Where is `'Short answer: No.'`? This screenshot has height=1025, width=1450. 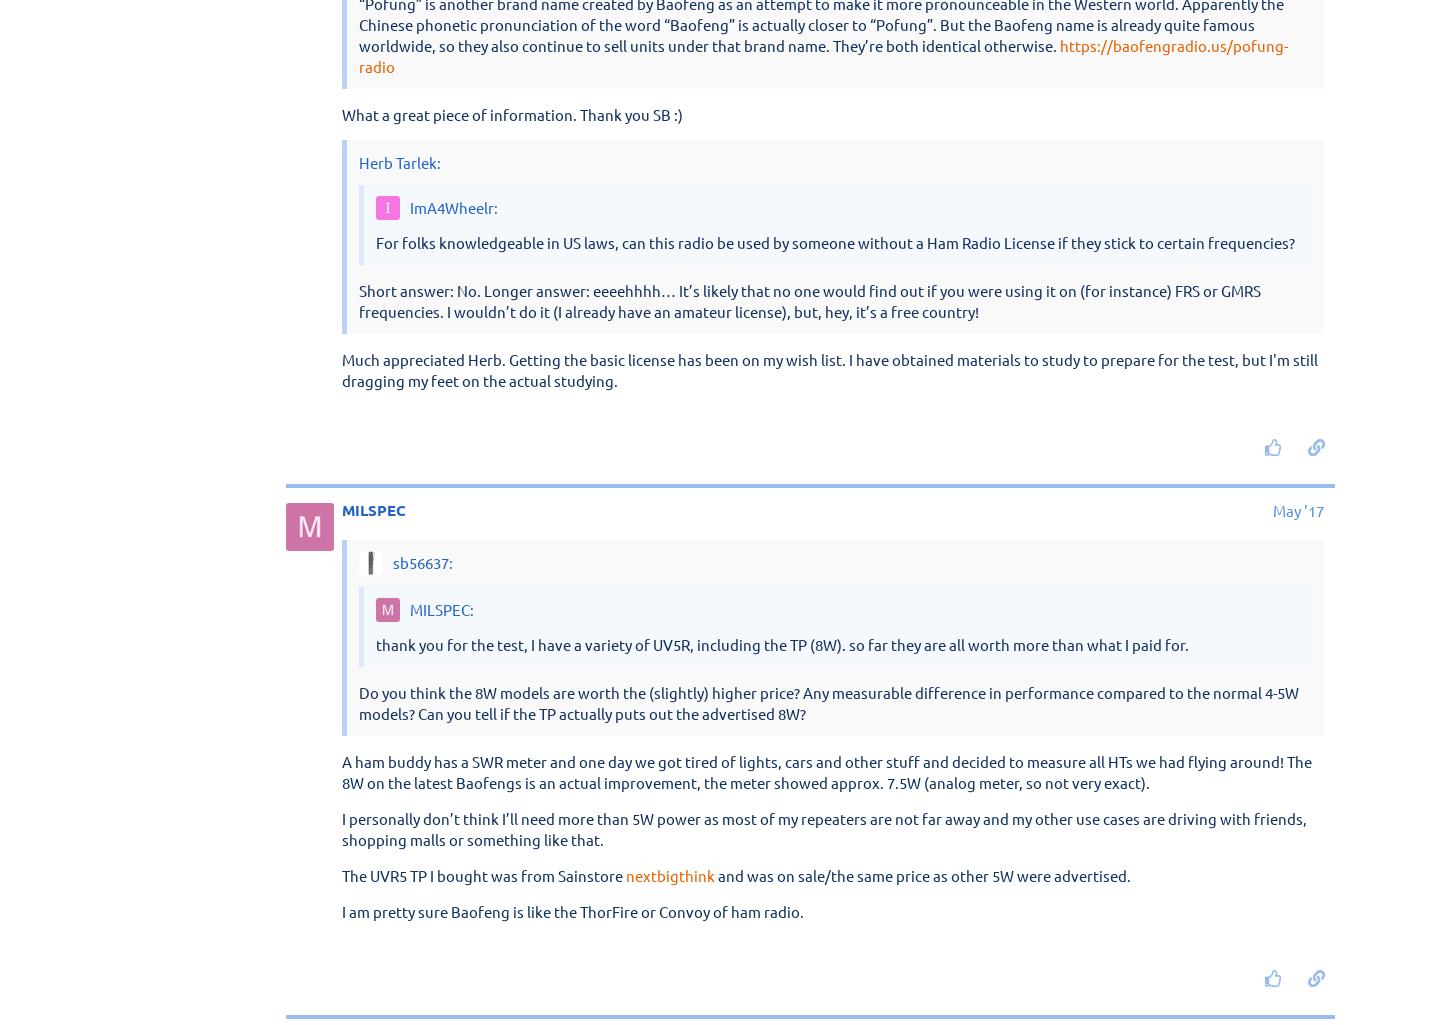
'Short answer: No.' is located at coordinates (342, 212).